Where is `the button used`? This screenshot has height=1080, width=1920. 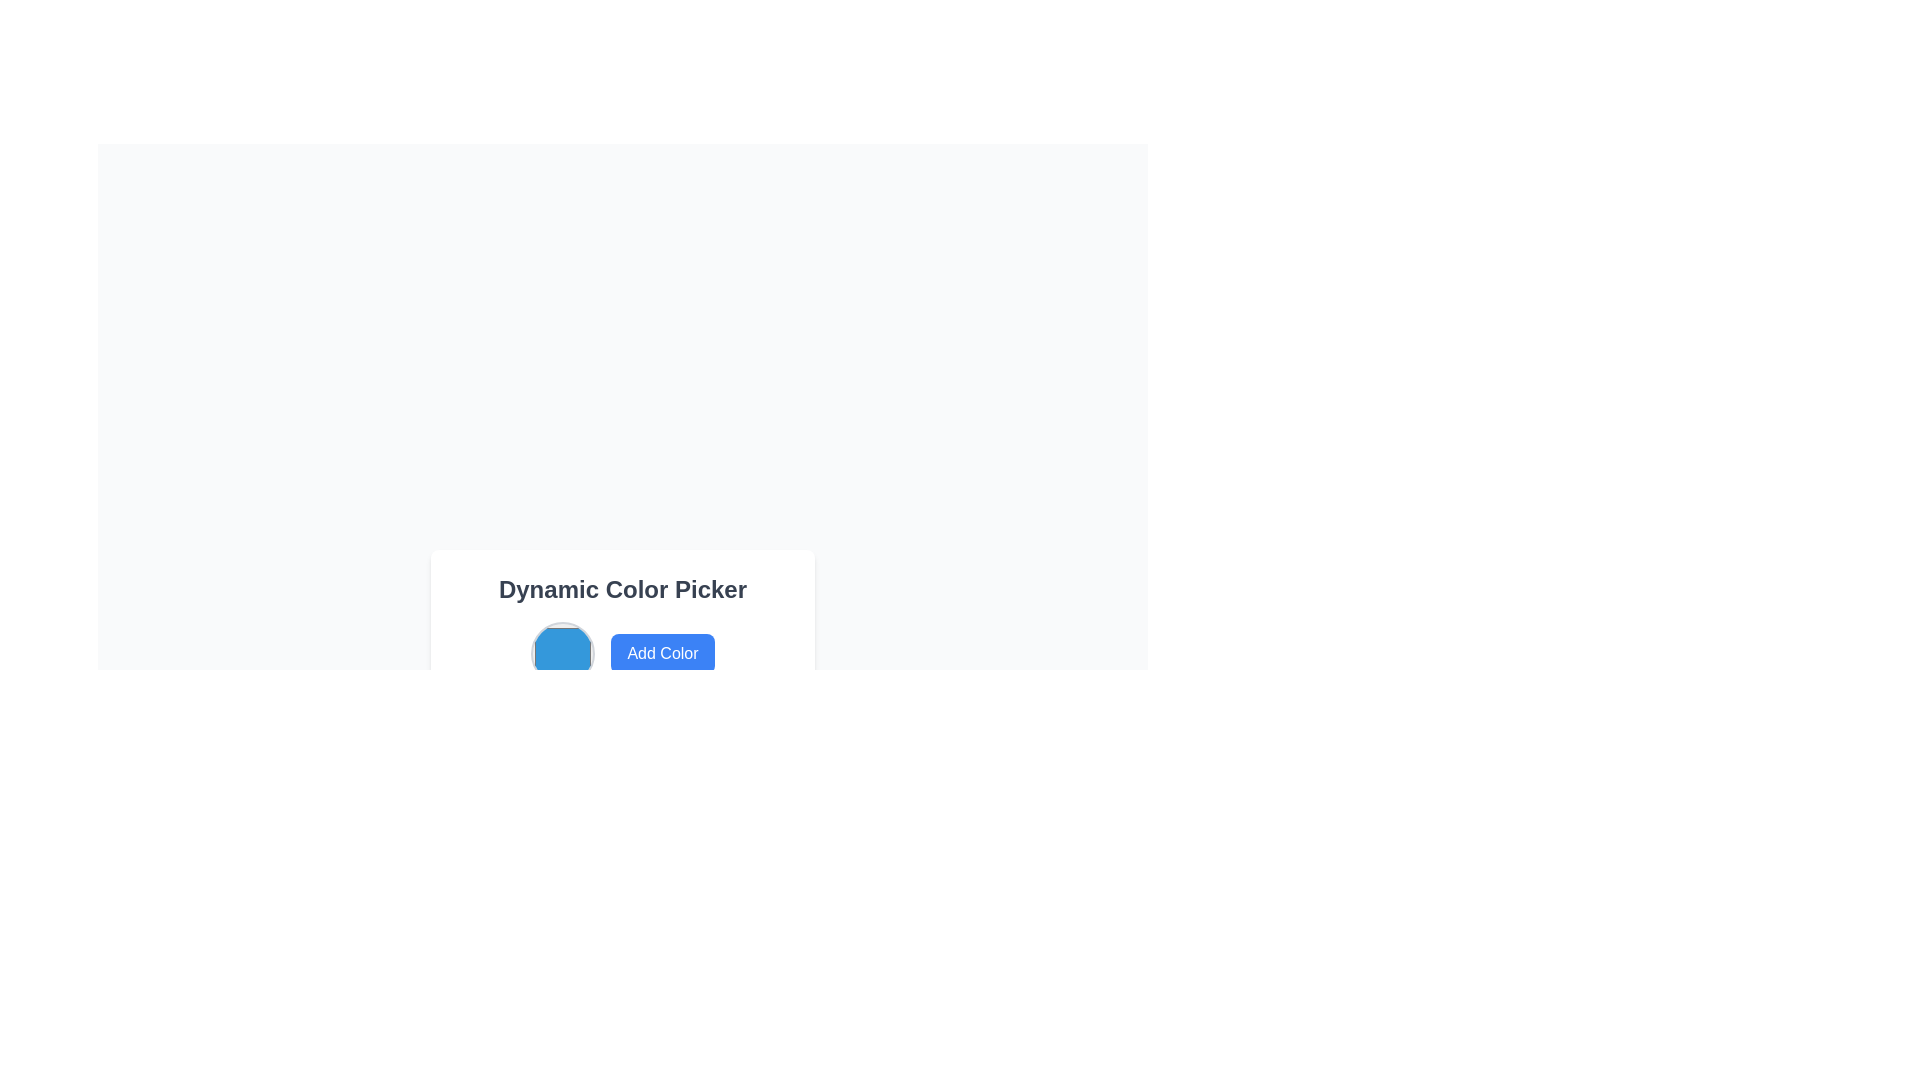 the button used is located at coordinates (662, 654).